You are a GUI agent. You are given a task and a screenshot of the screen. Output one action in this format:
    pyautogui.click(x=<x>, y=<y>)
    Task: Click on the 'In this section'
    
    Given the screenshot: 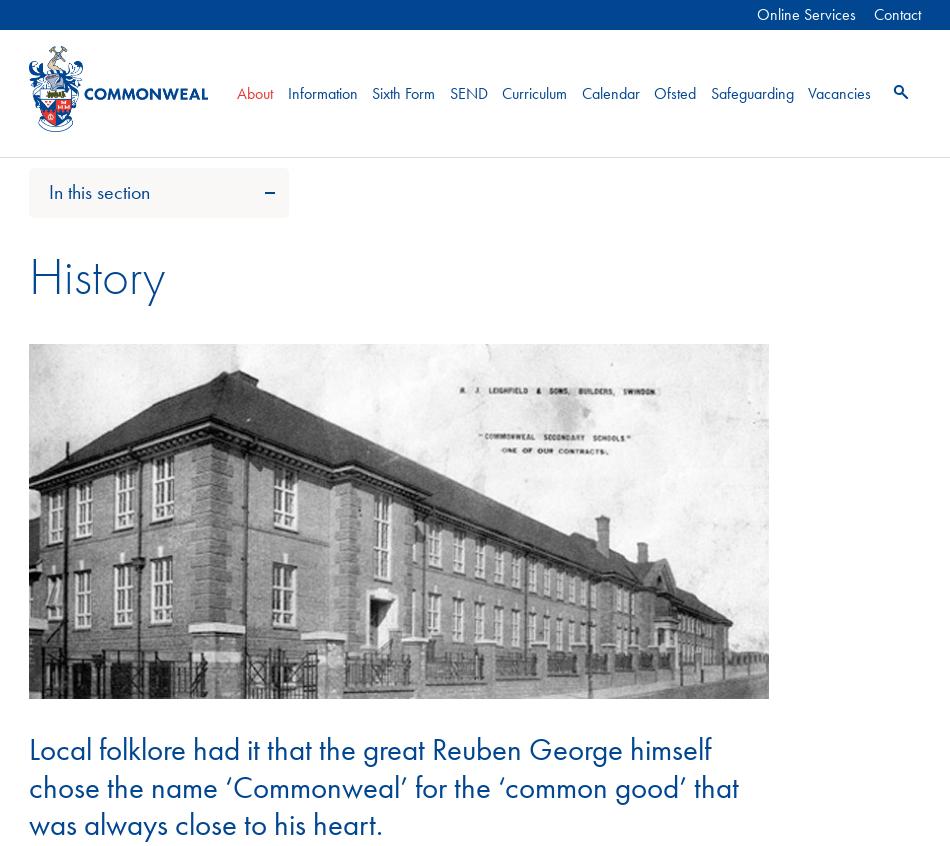 What is the action you would take?
    pyautogui.click(x=49, y=191)
    